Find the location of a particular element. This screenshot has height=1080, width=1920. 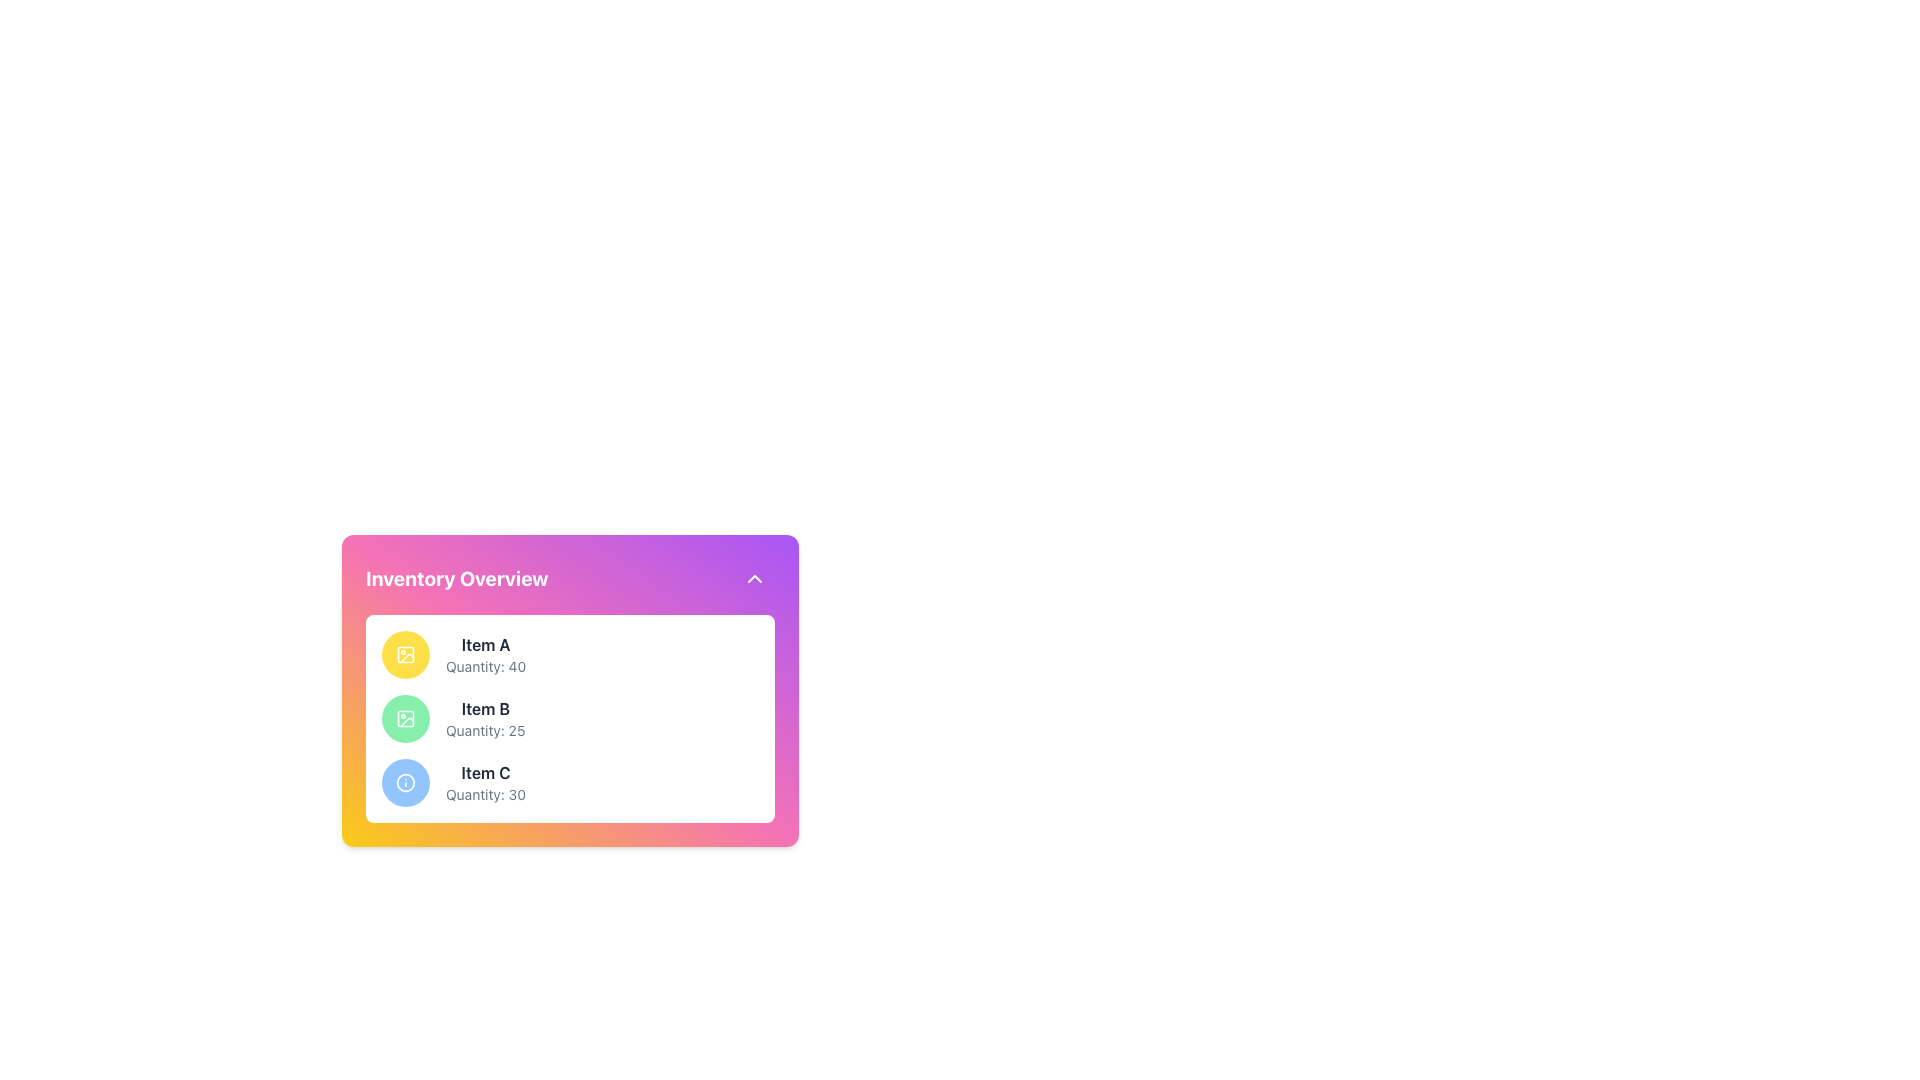

the first icon in the vertically arranged list within the 'Inventory Overview' card that represents 'Item A' is located at coordinates (405, 655).